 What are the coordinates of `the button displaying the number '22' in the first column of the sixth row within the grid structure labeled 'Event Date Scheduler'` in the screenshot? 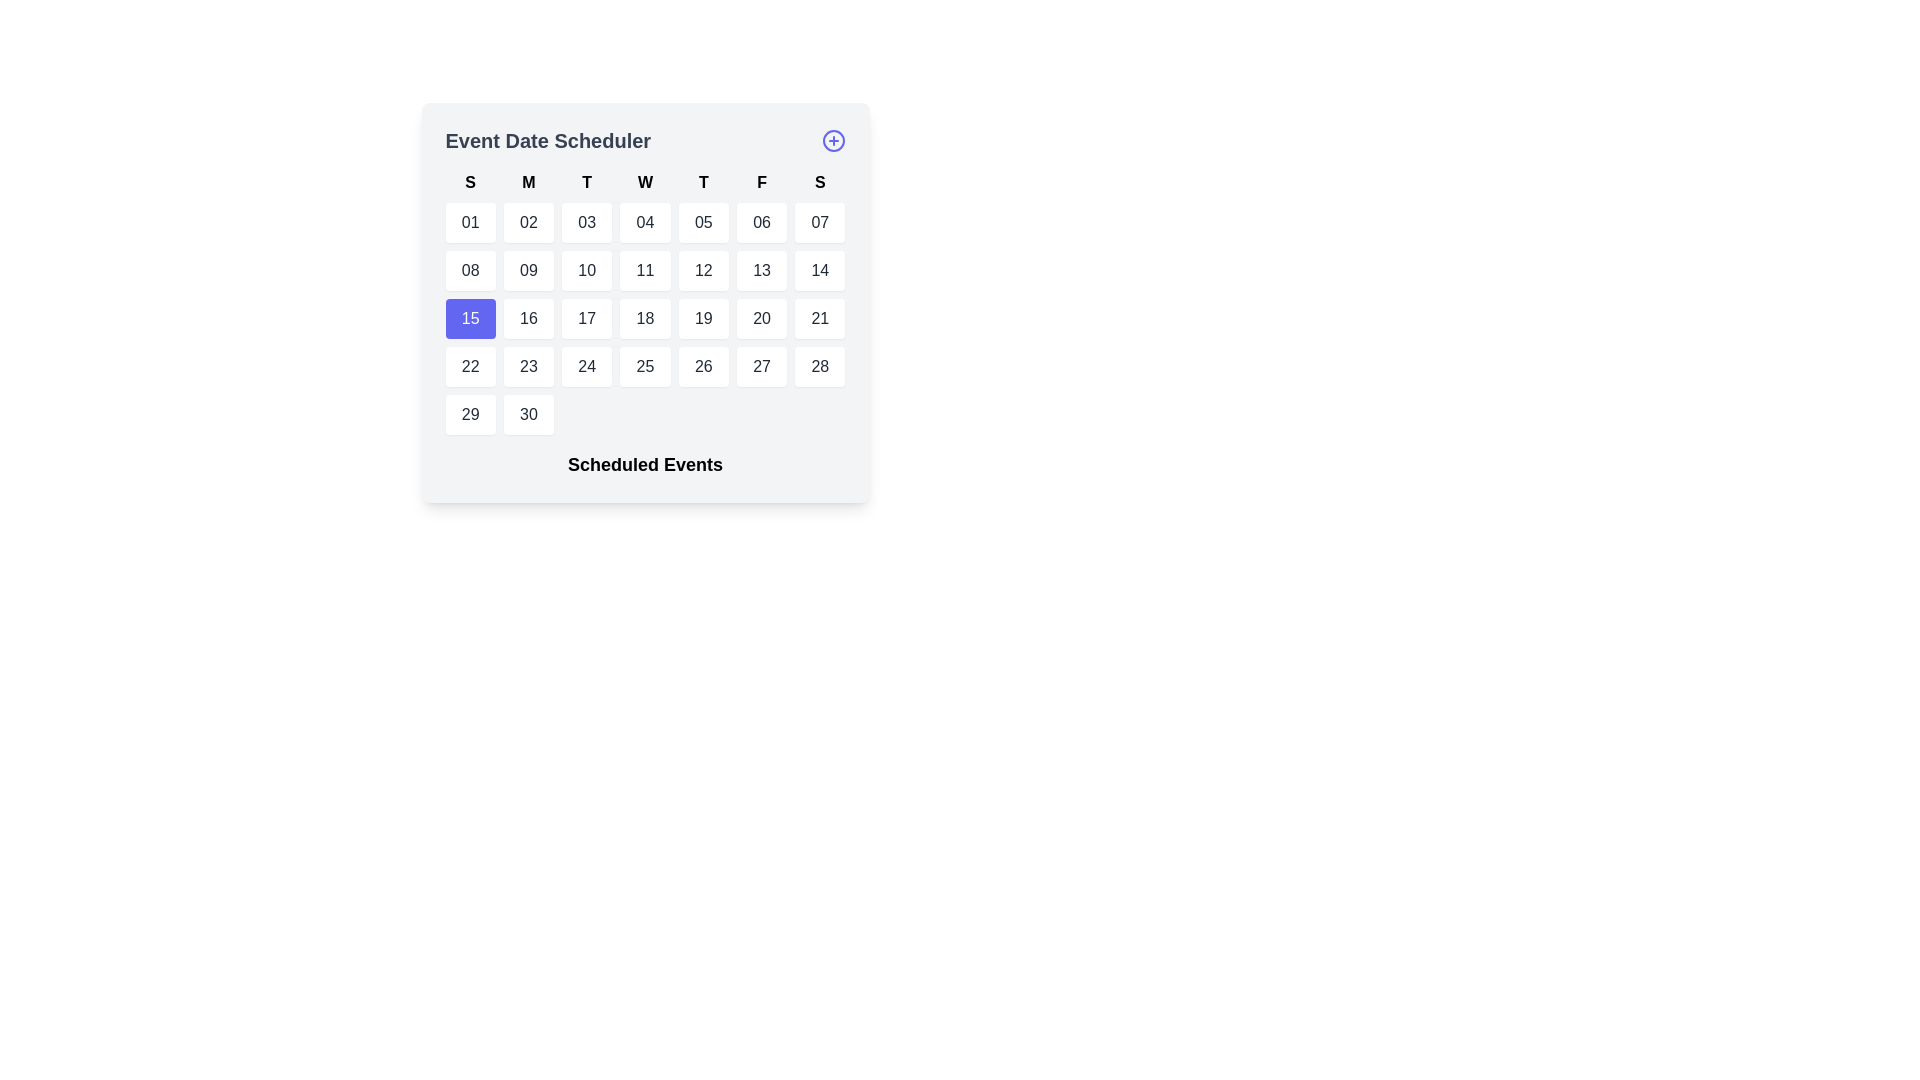 It's located at (469, 366).